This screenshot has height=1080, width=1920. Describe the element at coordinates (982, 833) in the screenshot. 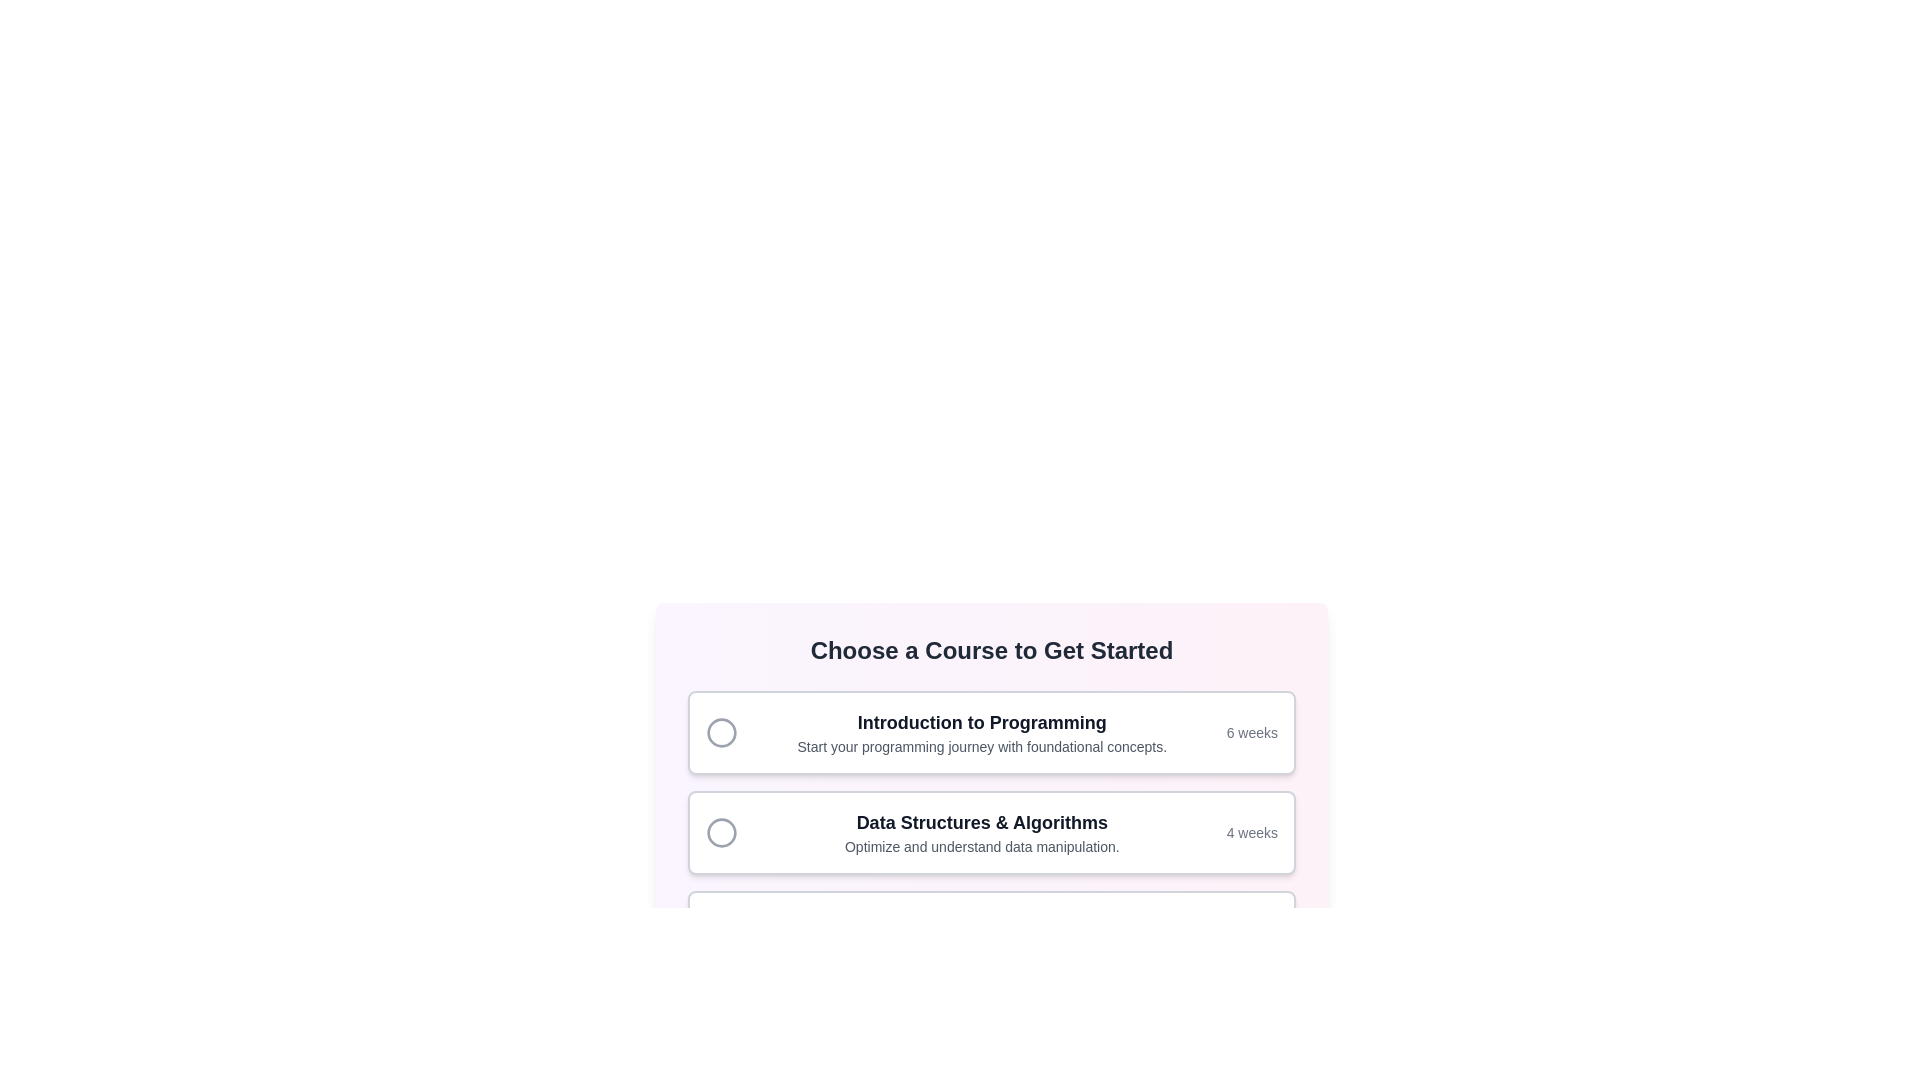

I see `the second card in the vertical list of selectable cards that contains the text 'Data Structures & Algorithms' to select the course` at that location.